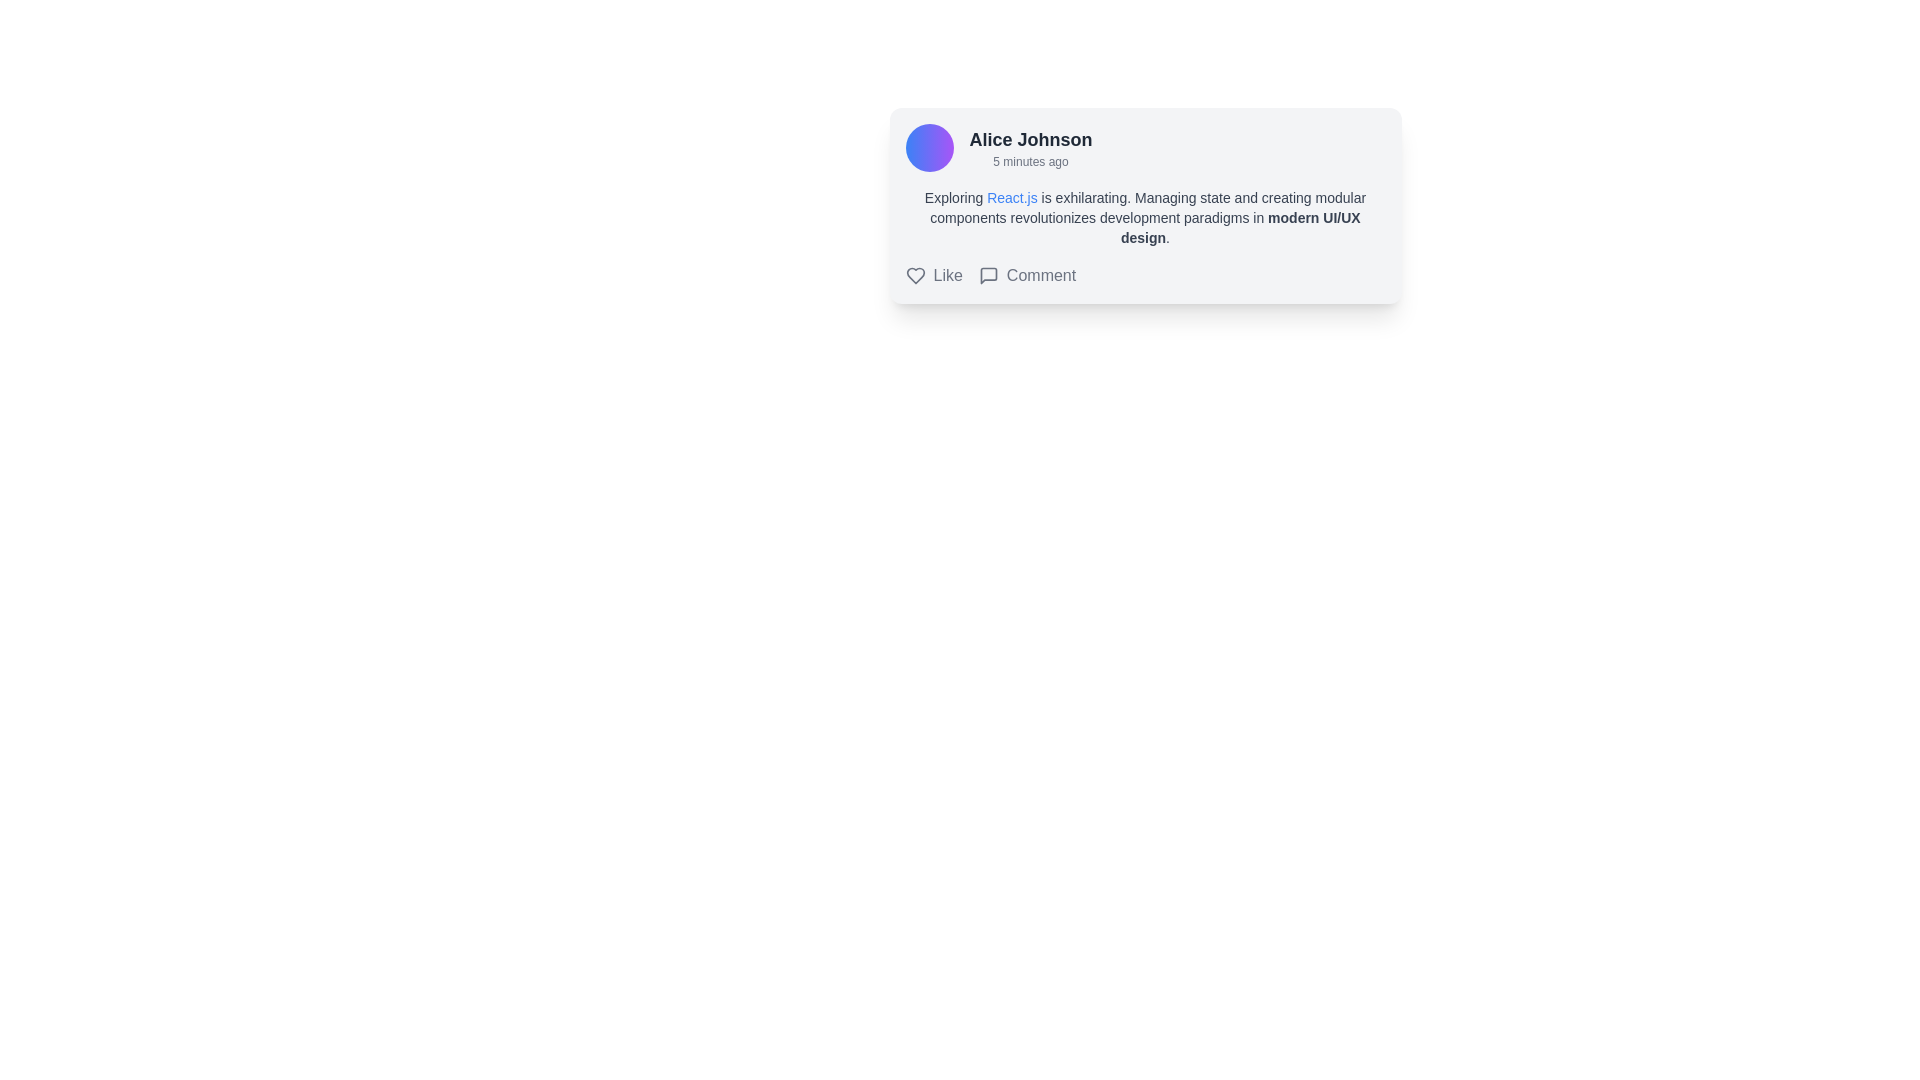 The width and height of the screenshot is (1920, 1080). What do you see at coordinates (1040, 276) in the screenshot?
I see `the 'Comment' text label, which is displayed in gray font and is positioned to the right of a speech bubble icon, located below the main content of the card` at bounding box center [1040, 276].